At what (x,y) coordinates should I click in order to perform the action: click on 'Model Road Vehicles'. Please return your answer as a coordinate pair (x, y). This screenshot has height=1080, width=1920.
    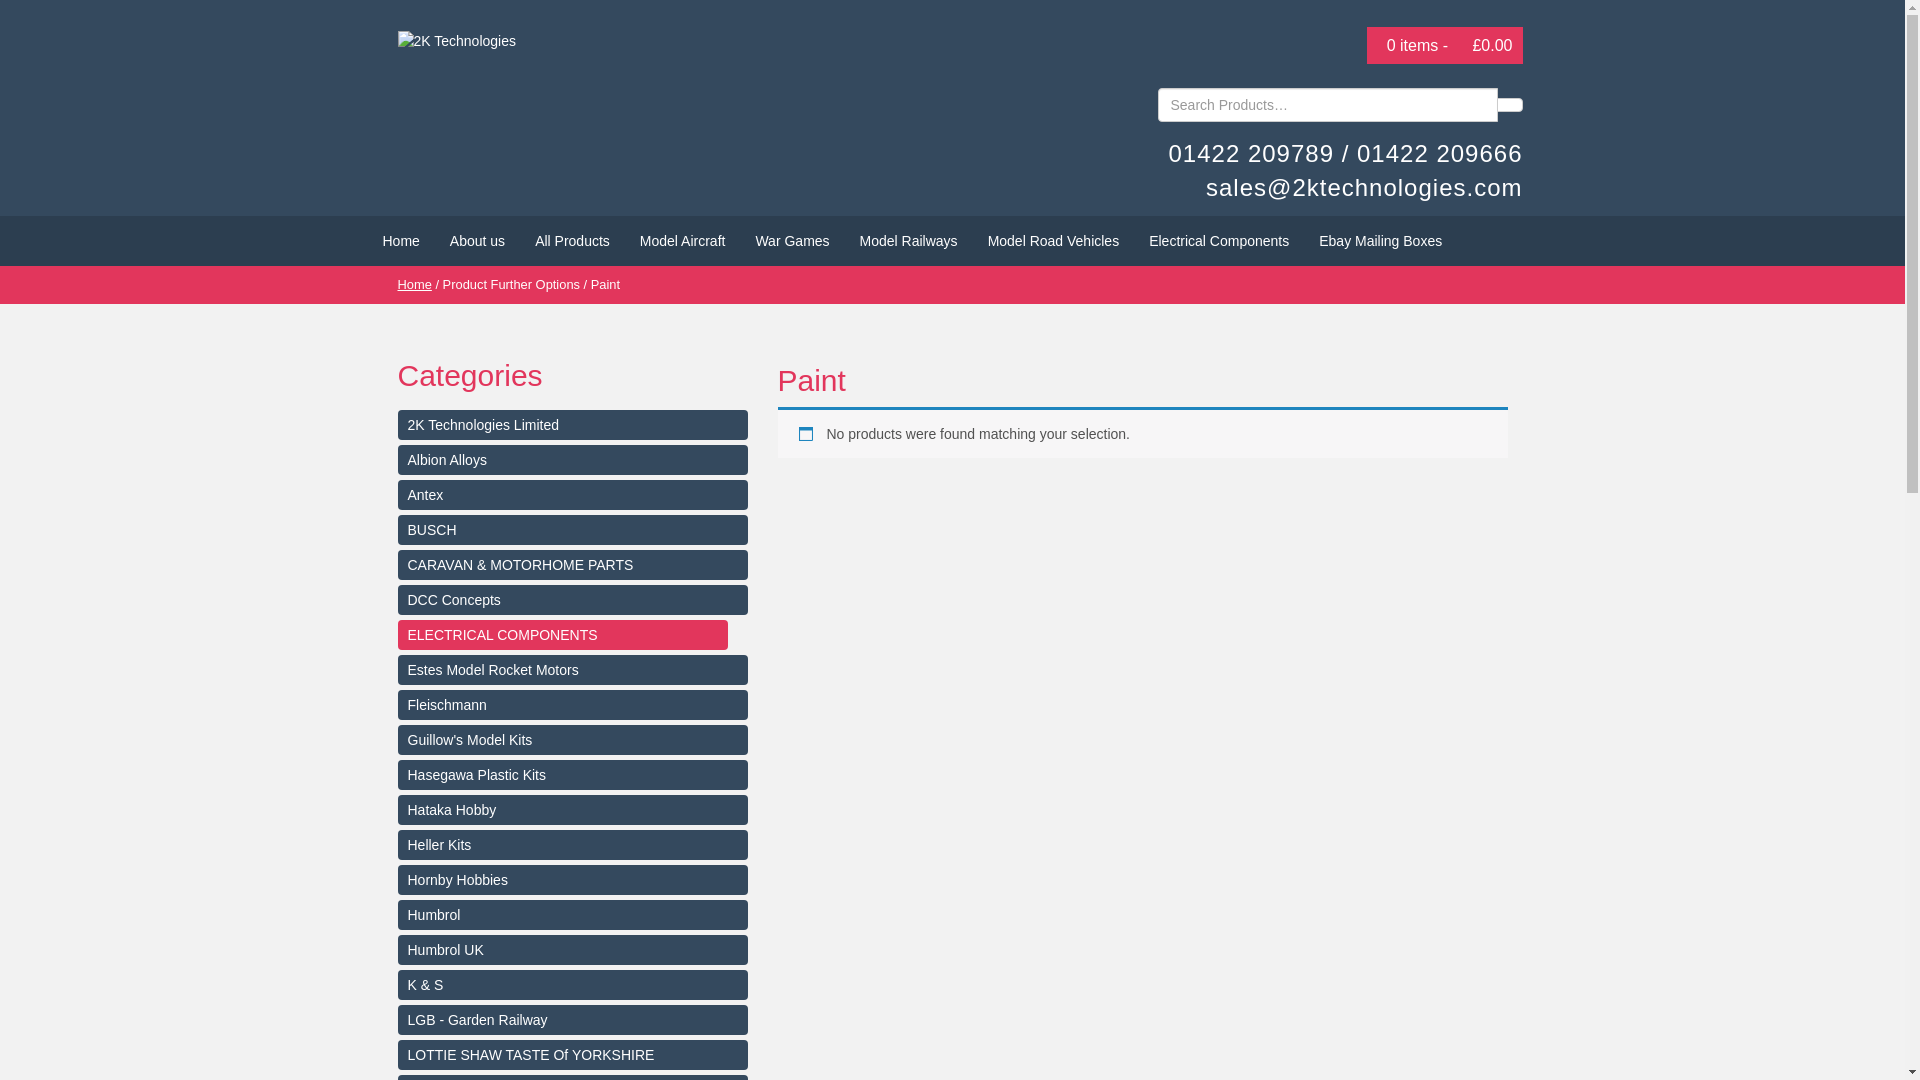
    Looking at the image, I should click on (1053, 239).